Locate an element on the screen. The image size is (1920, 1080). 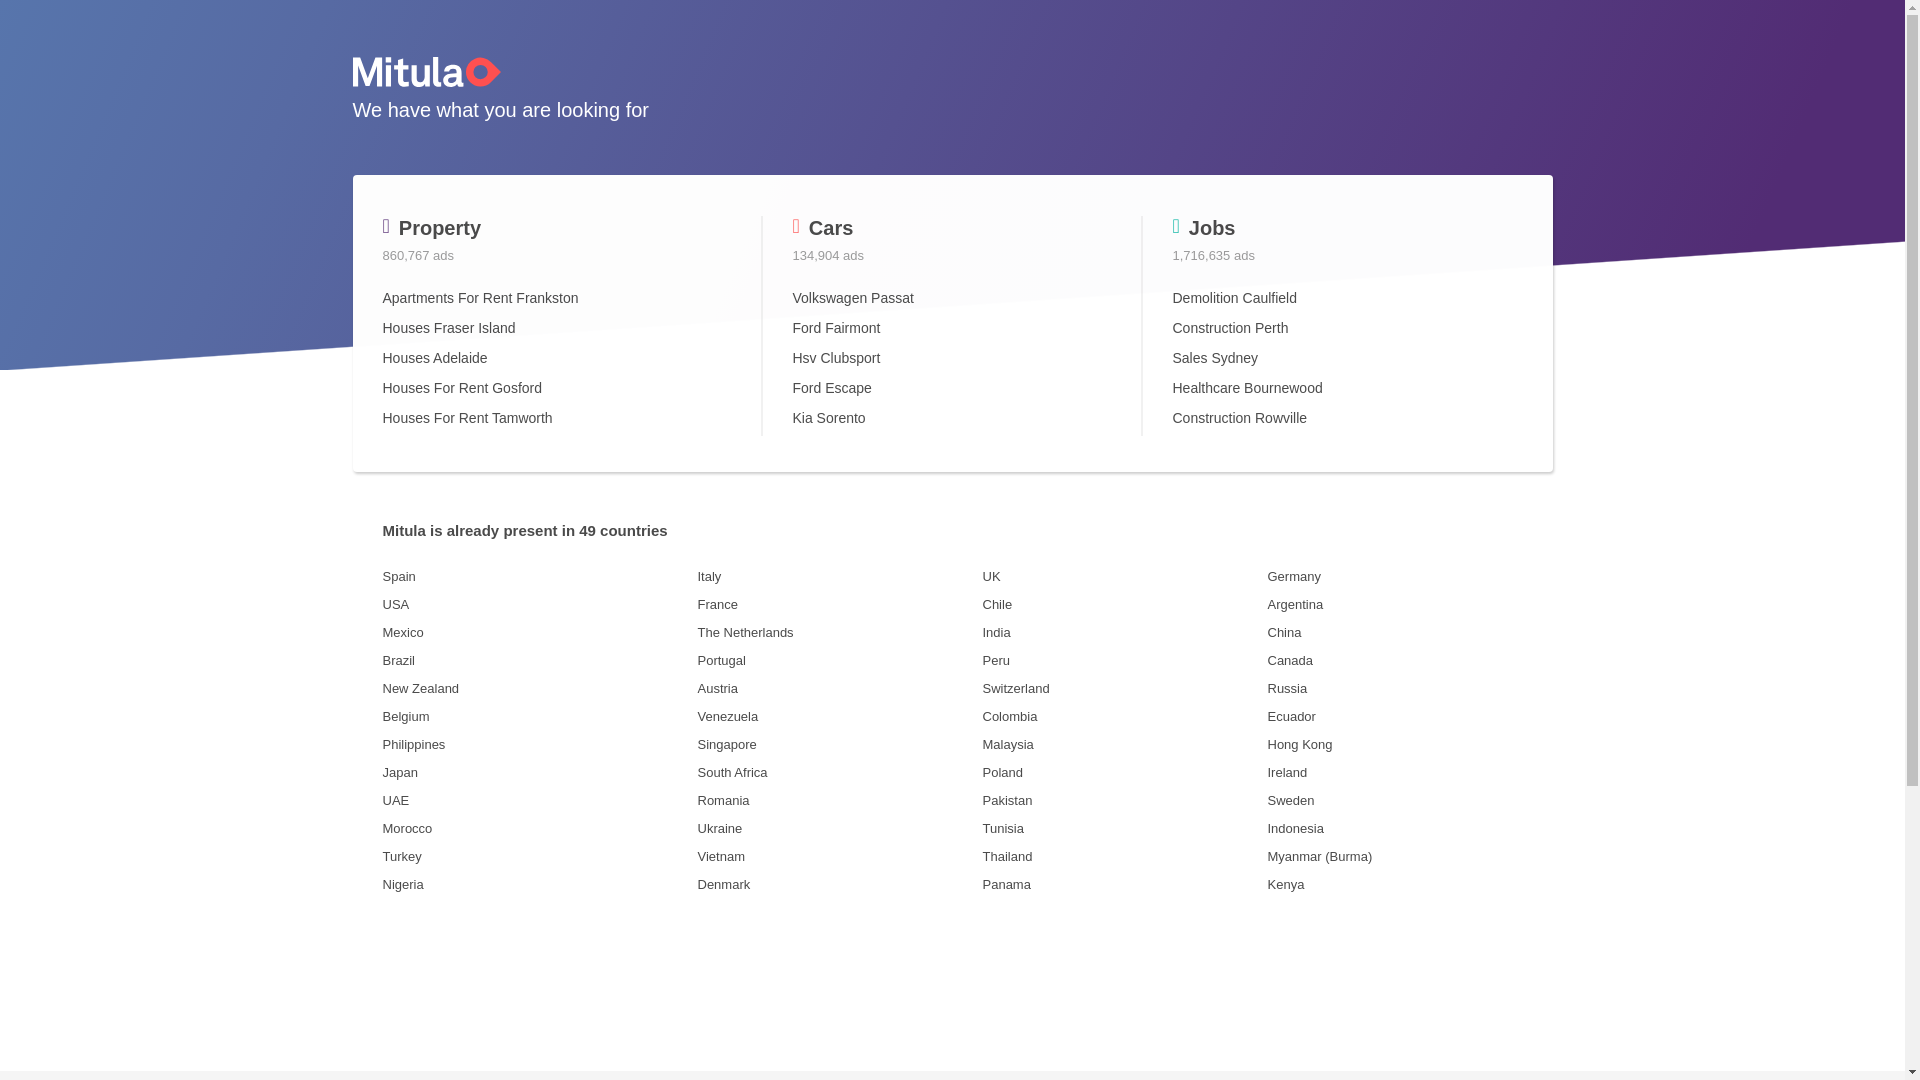
'Venezuela' is located at coordinates (825, 716).